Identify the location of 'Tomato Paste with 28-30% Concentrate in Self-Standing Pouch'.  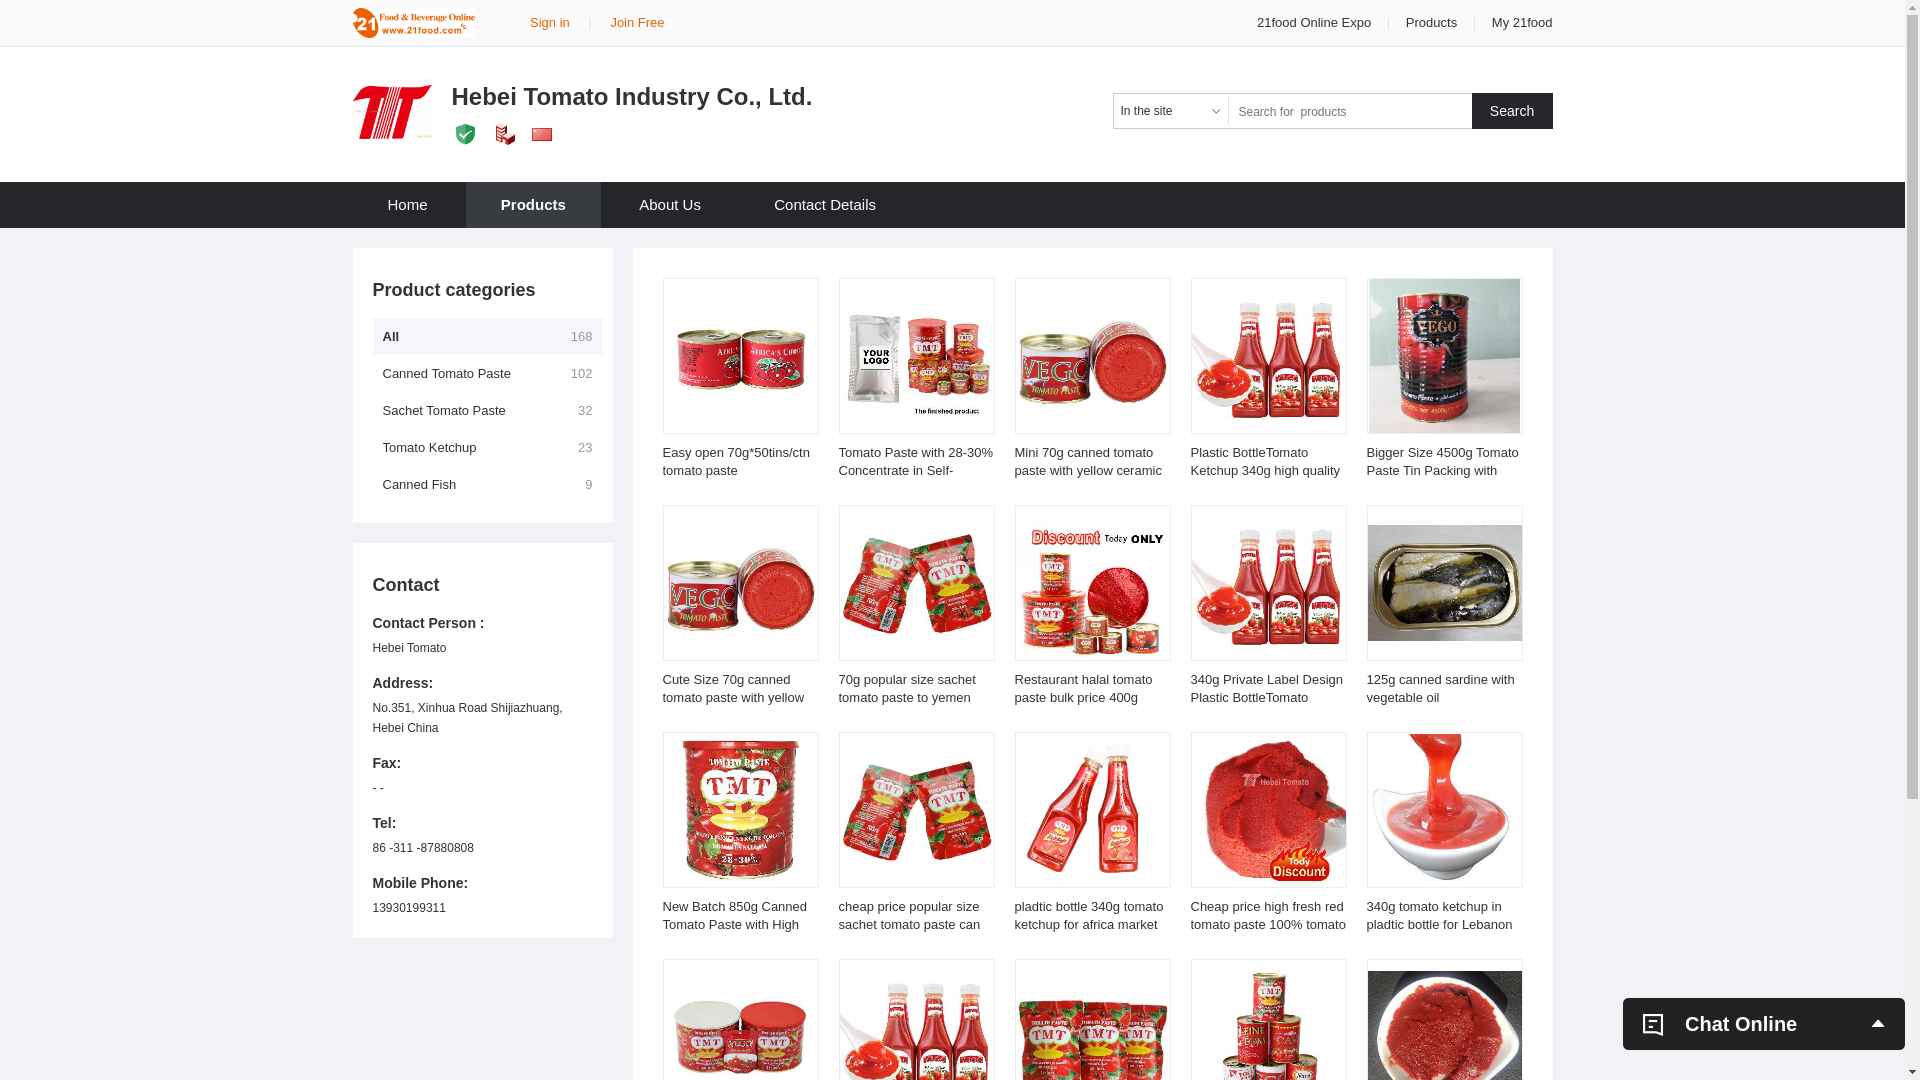
(914, 470).